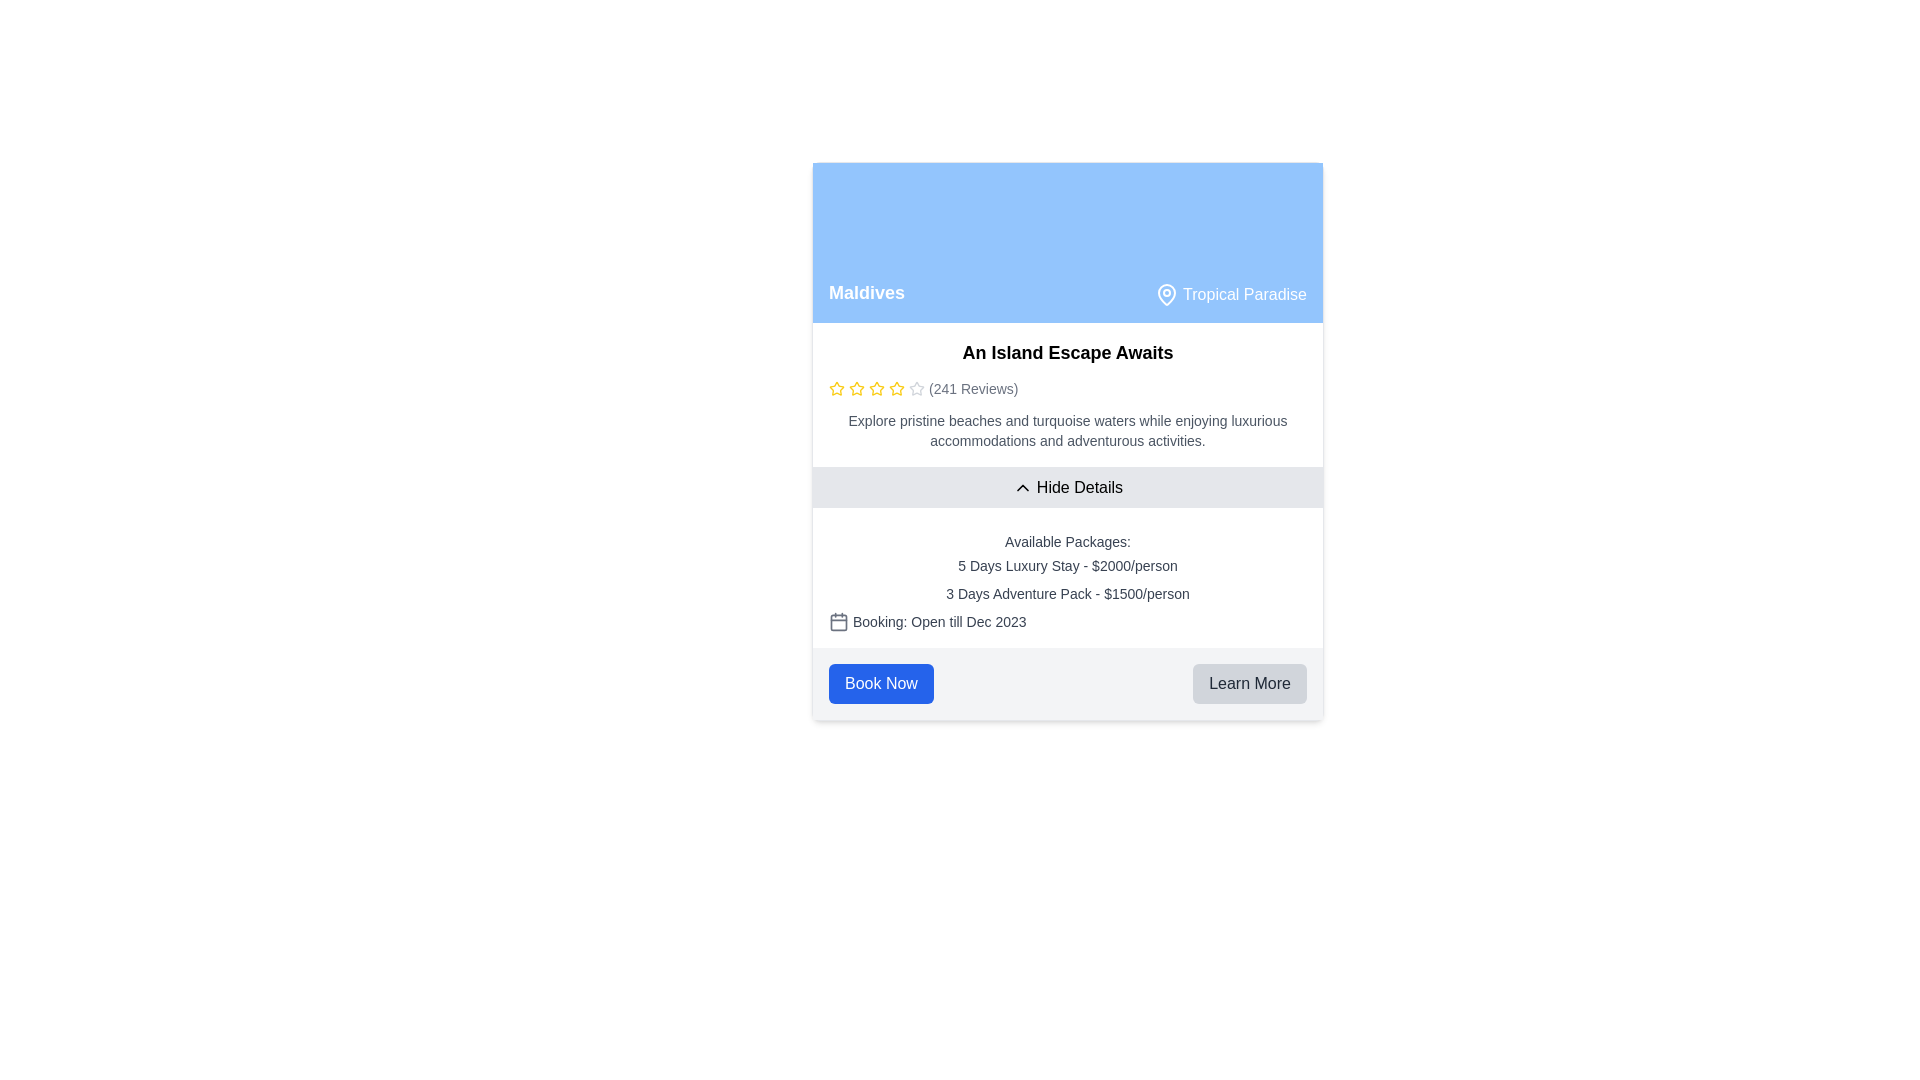 This screenshot has width=1920, height=1080. What do you see at coordinates (1067, 488) in the screenshot?
I see `the button that collapses or hides additional details about the packages, located centrally above the 'Available Packages' section` at bounding box center [1067, 488].